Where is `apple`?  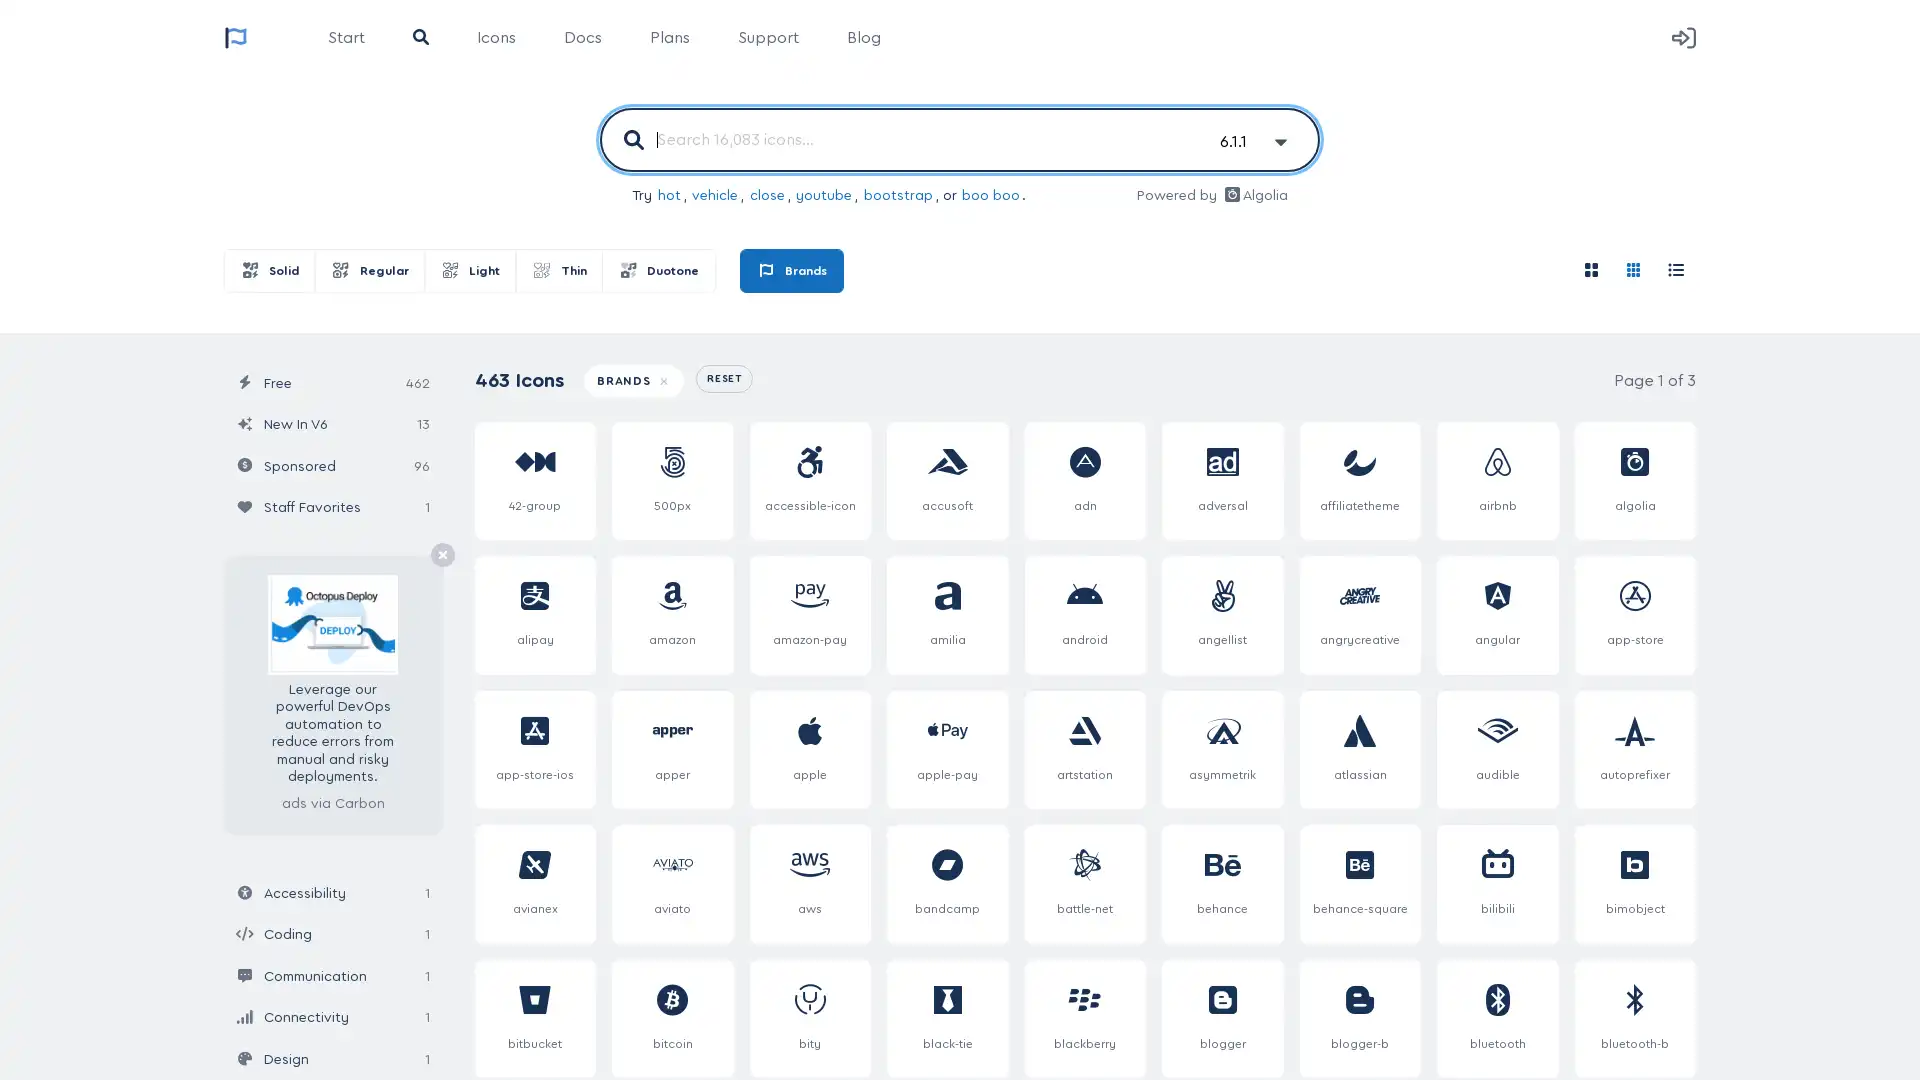 apple is located at coordinates (810, 763).